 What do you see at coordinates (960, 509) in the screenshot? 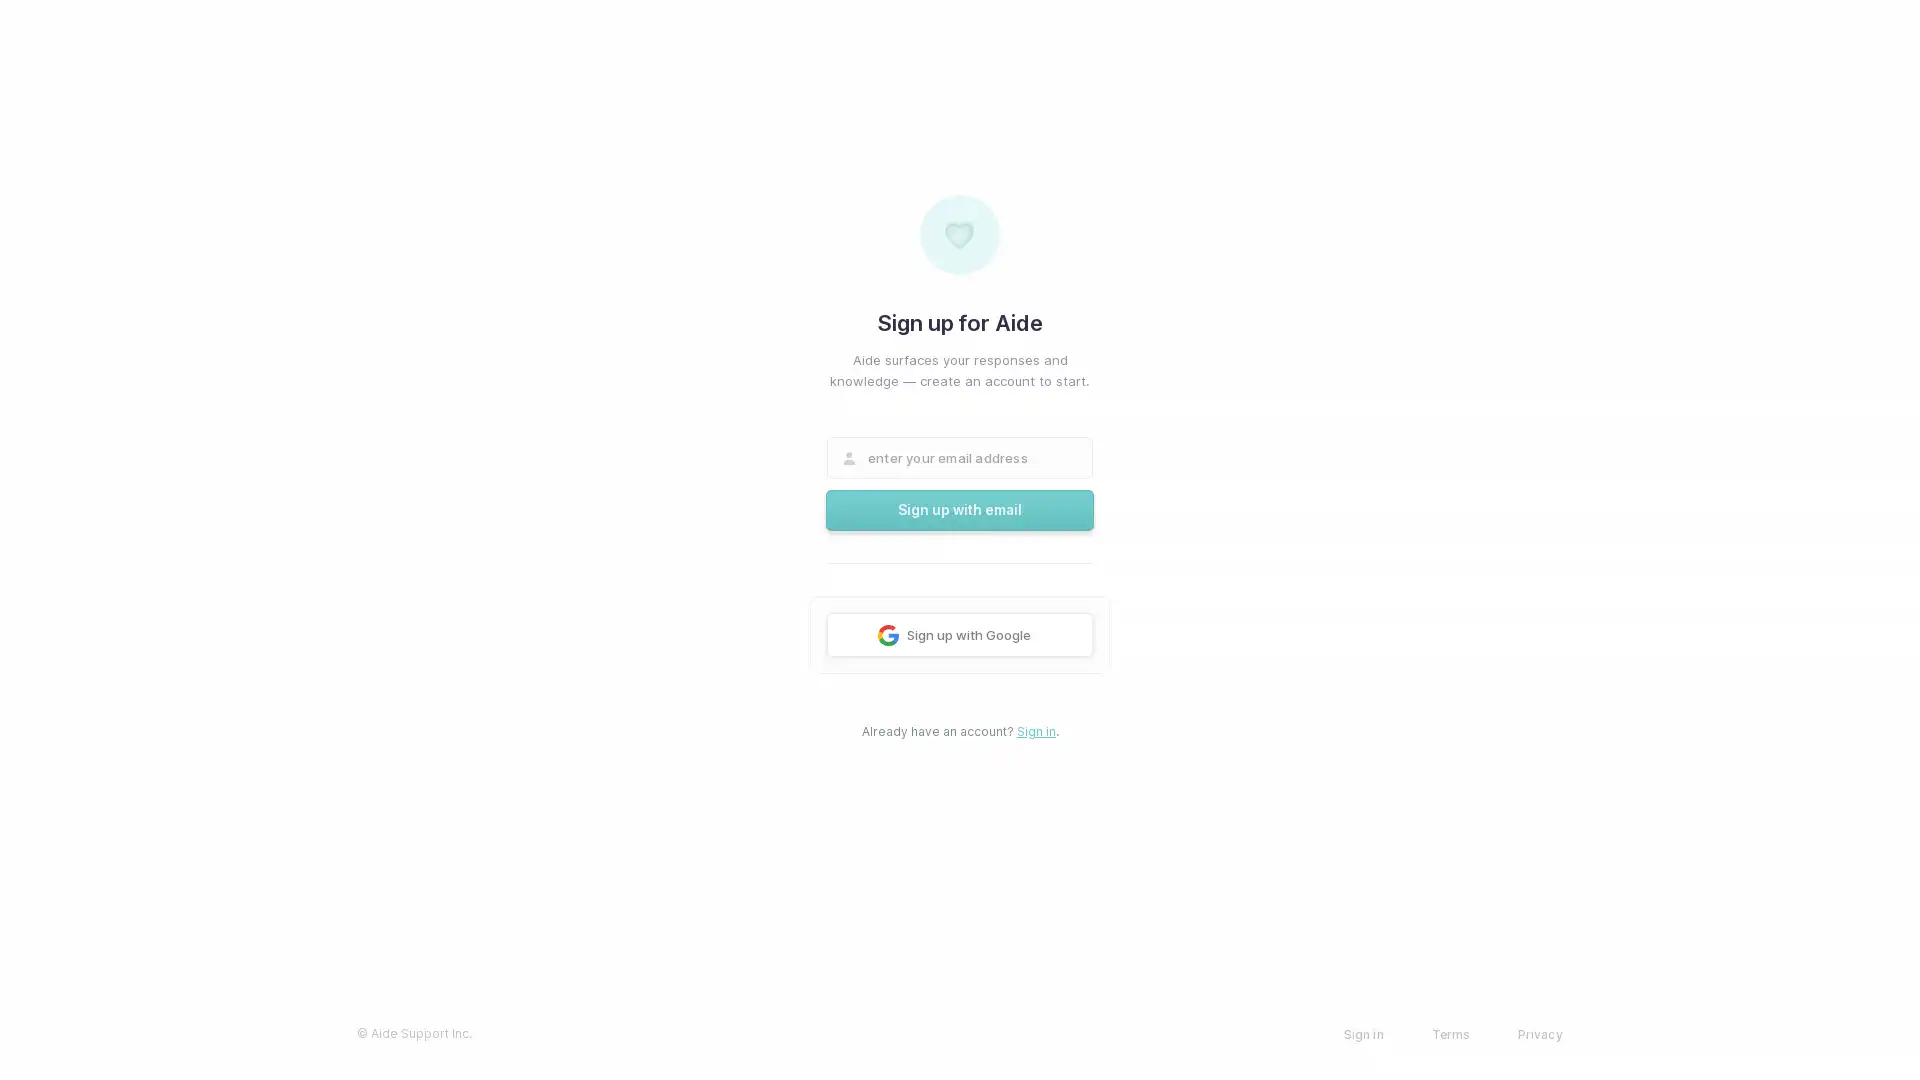
I see `Sign up with email` at bounding box center [960, 509].